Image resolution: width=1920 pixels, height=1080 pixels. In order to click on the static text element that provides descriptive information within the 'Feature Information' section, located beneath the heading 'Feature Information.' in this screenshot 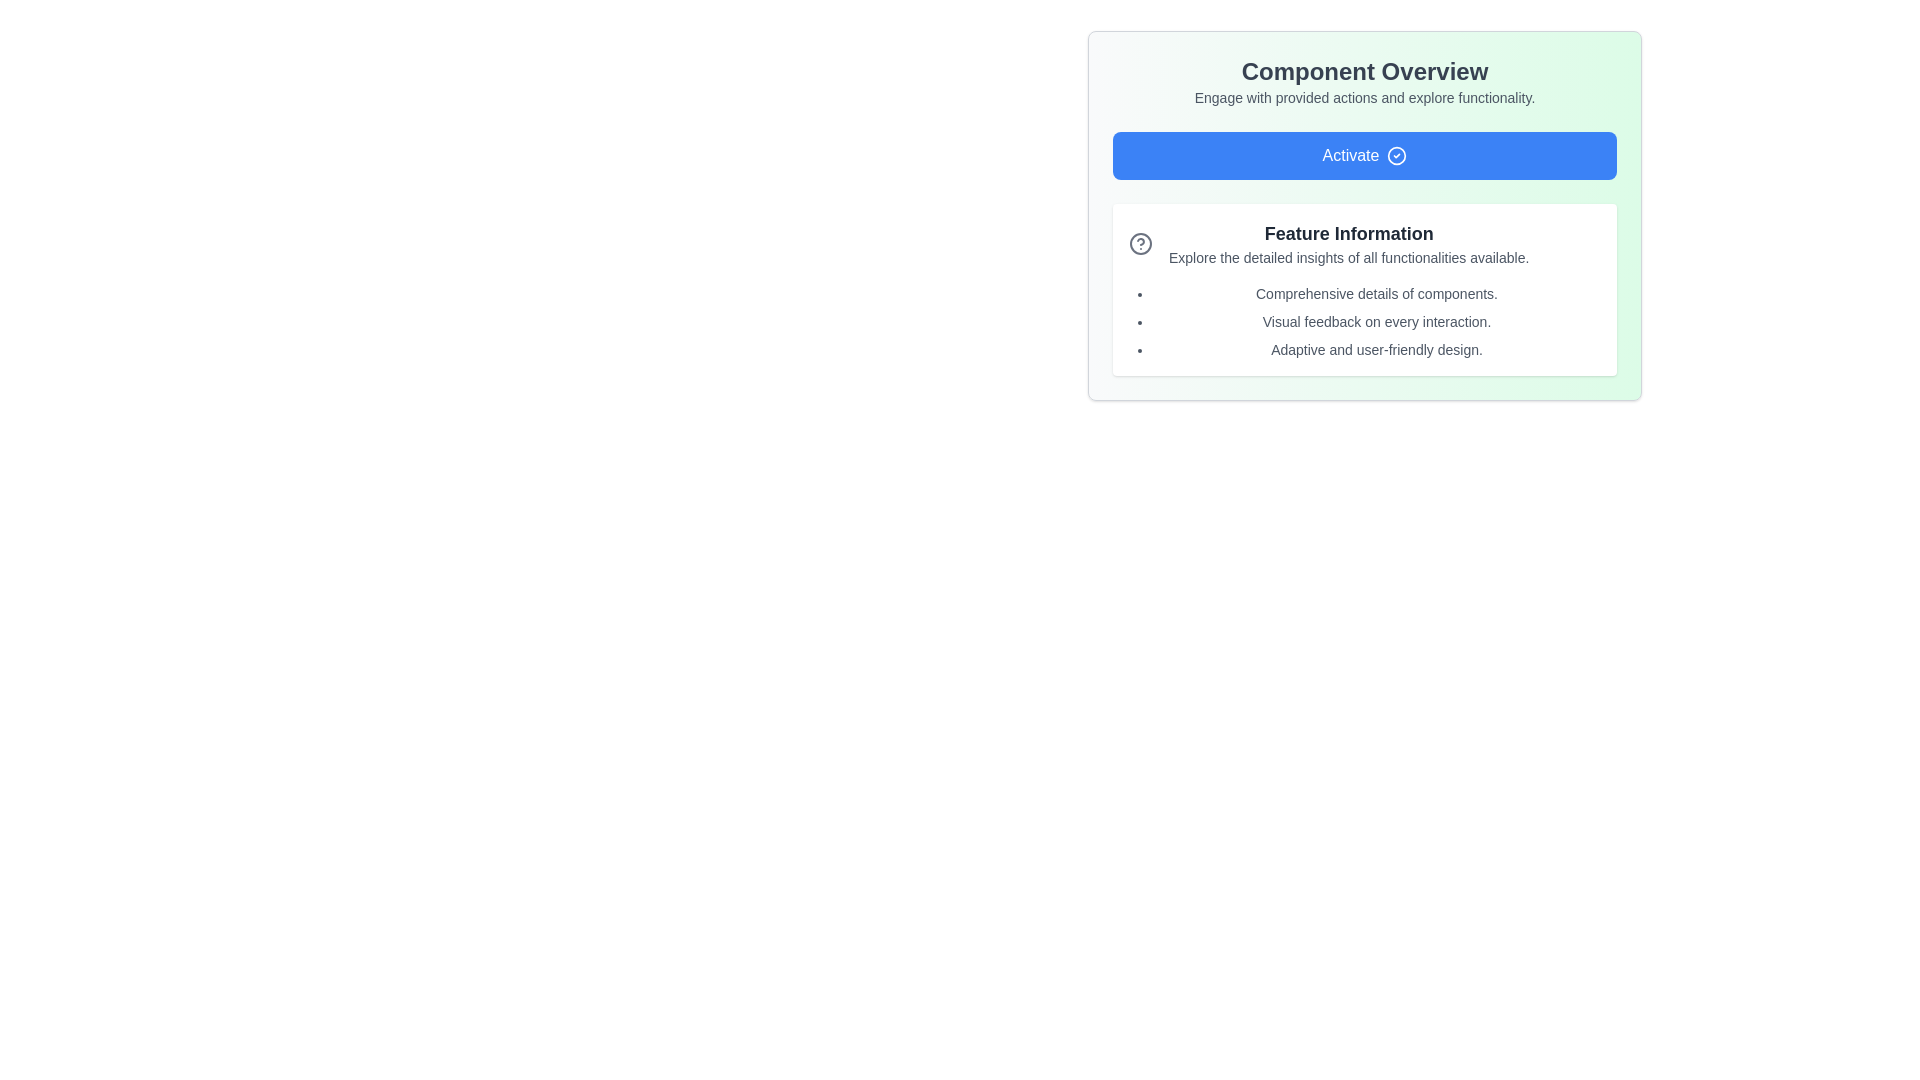, I will do `click(1349, 257)`.